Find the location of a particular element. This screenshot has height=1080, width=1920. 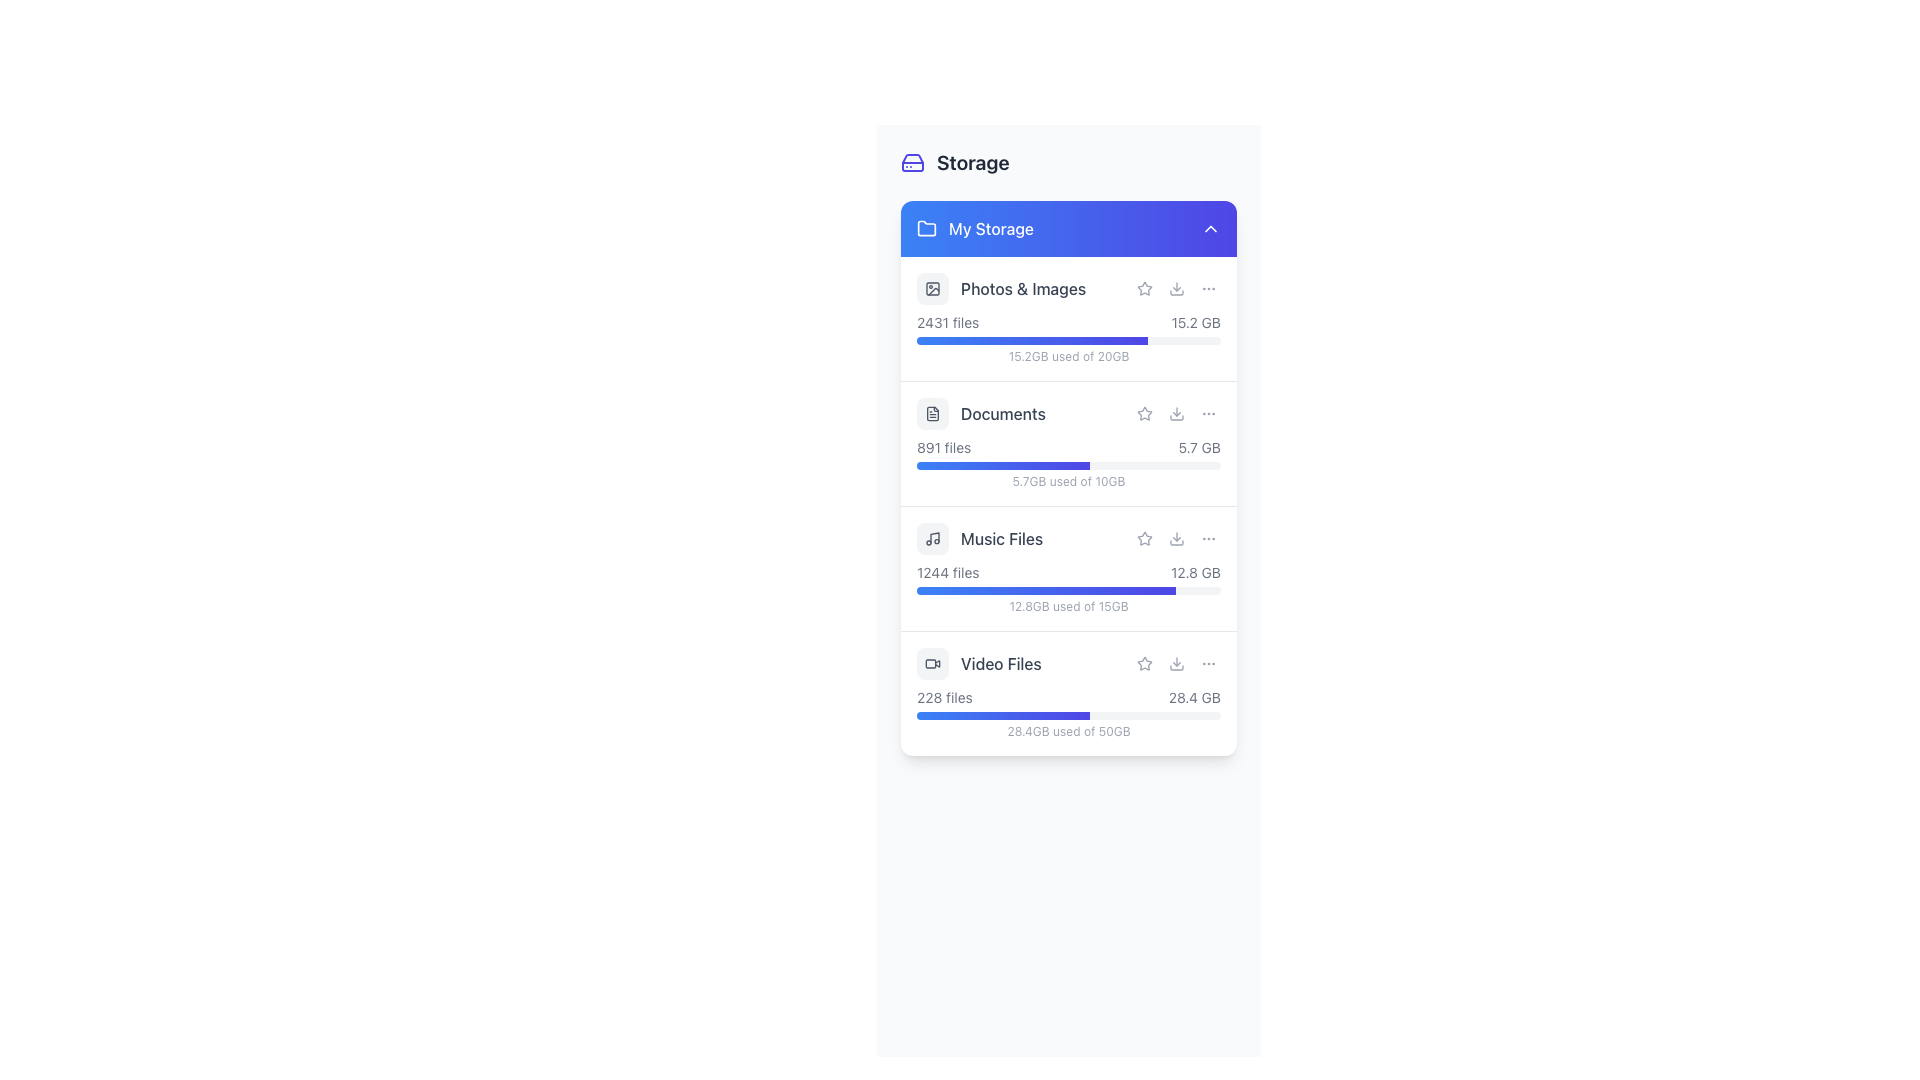

the 'Music Files' data display card located in the 'My Storage' section is located at coordinates (1068, 504).